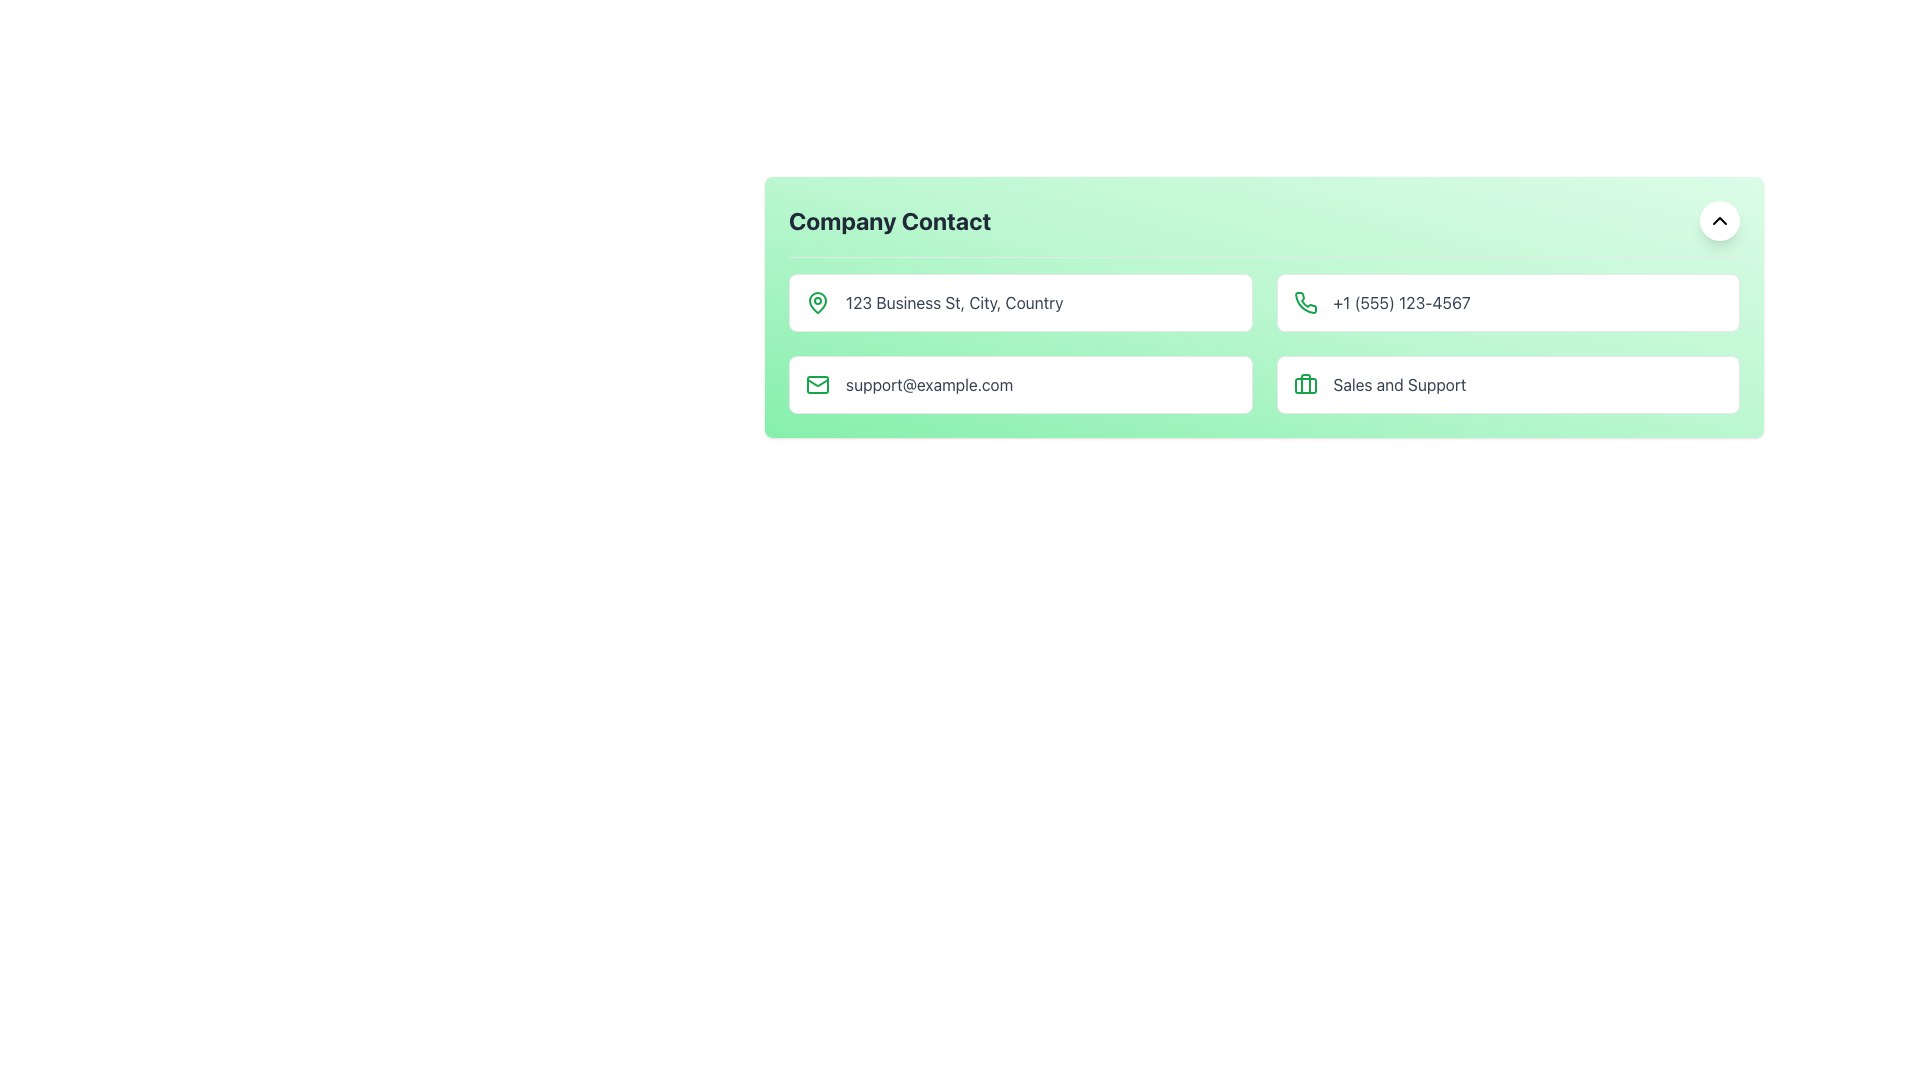 Image resolution: width=1920 pixels, height=1080 pixels. Describe the element at coordinates (1398, 385) in the screenshot. I see `the descriptive label indicating a section related to sales and support, located in the bottom-right cell of a four-cell grid, to the right of a briefcase icon` at that location.